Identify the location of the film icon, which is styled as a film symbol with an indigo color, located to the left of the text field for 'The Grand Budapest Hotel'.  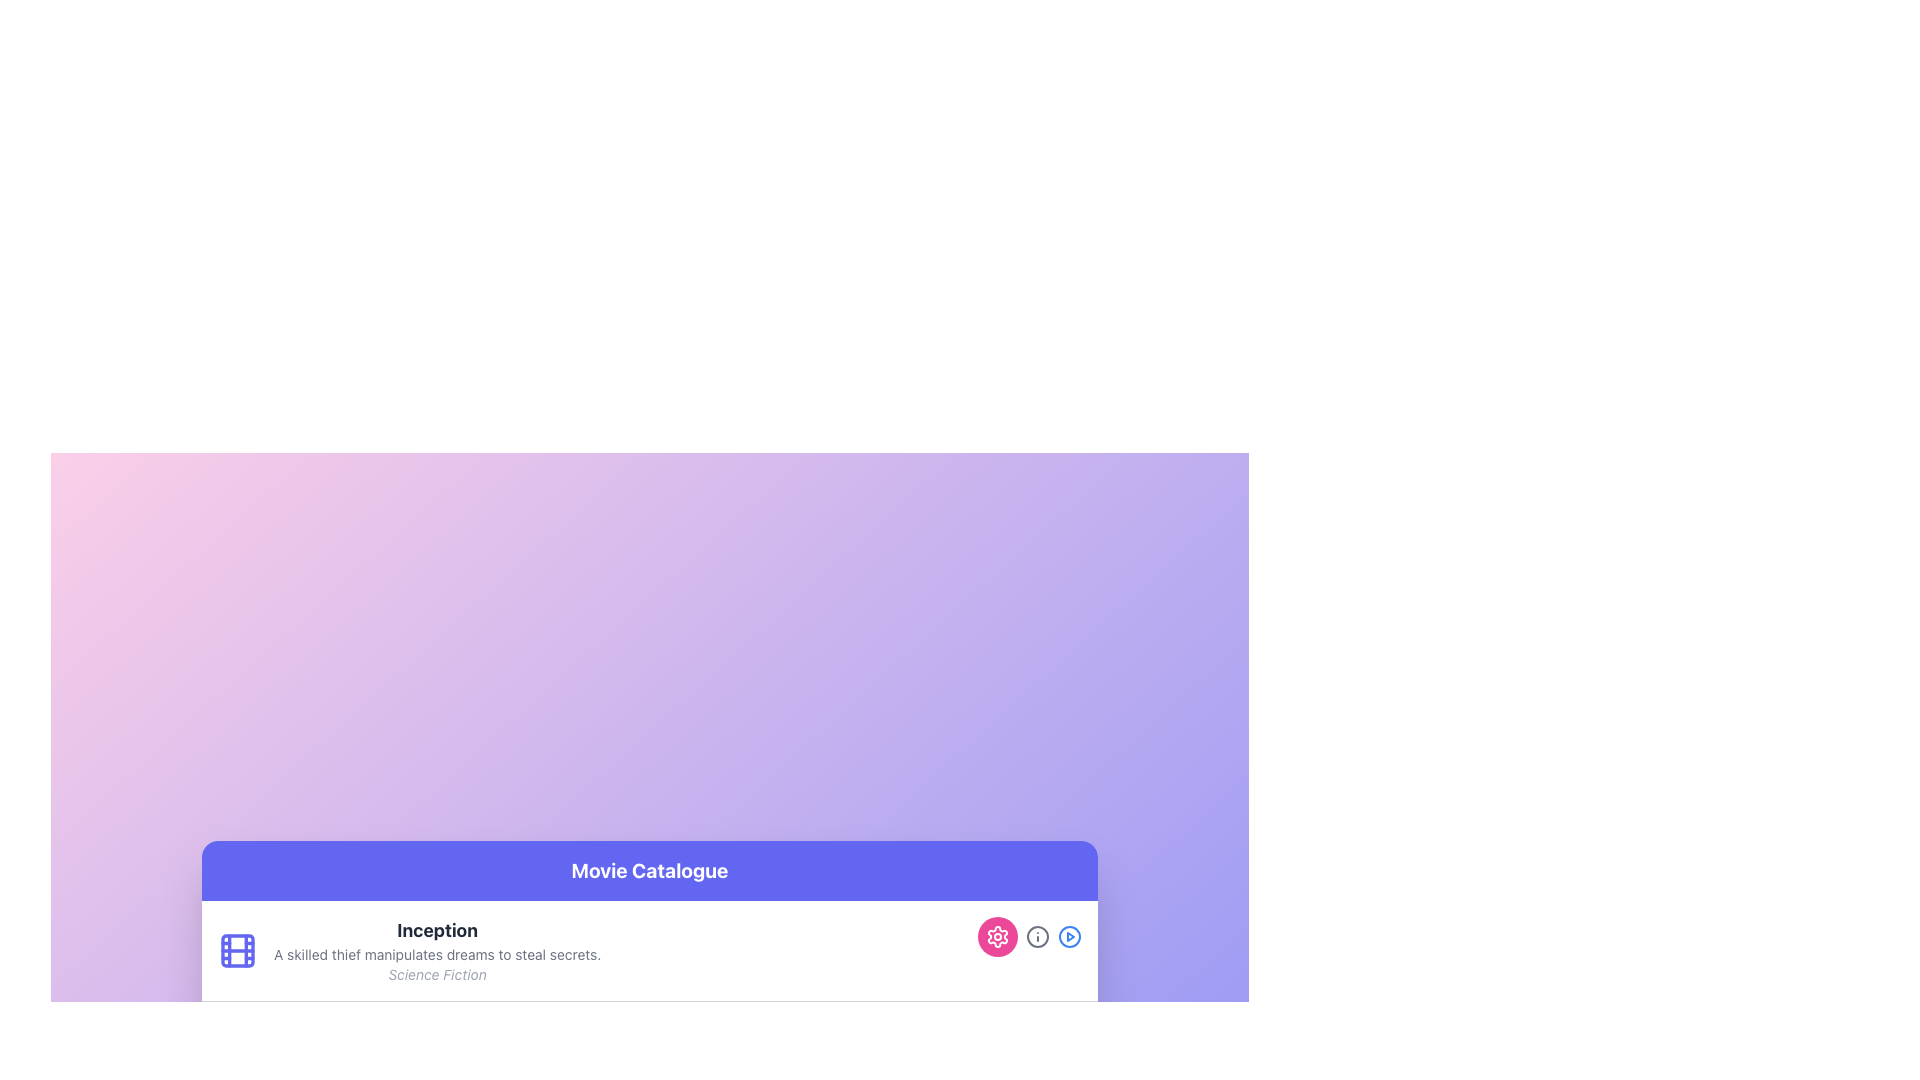
(238, 1049).